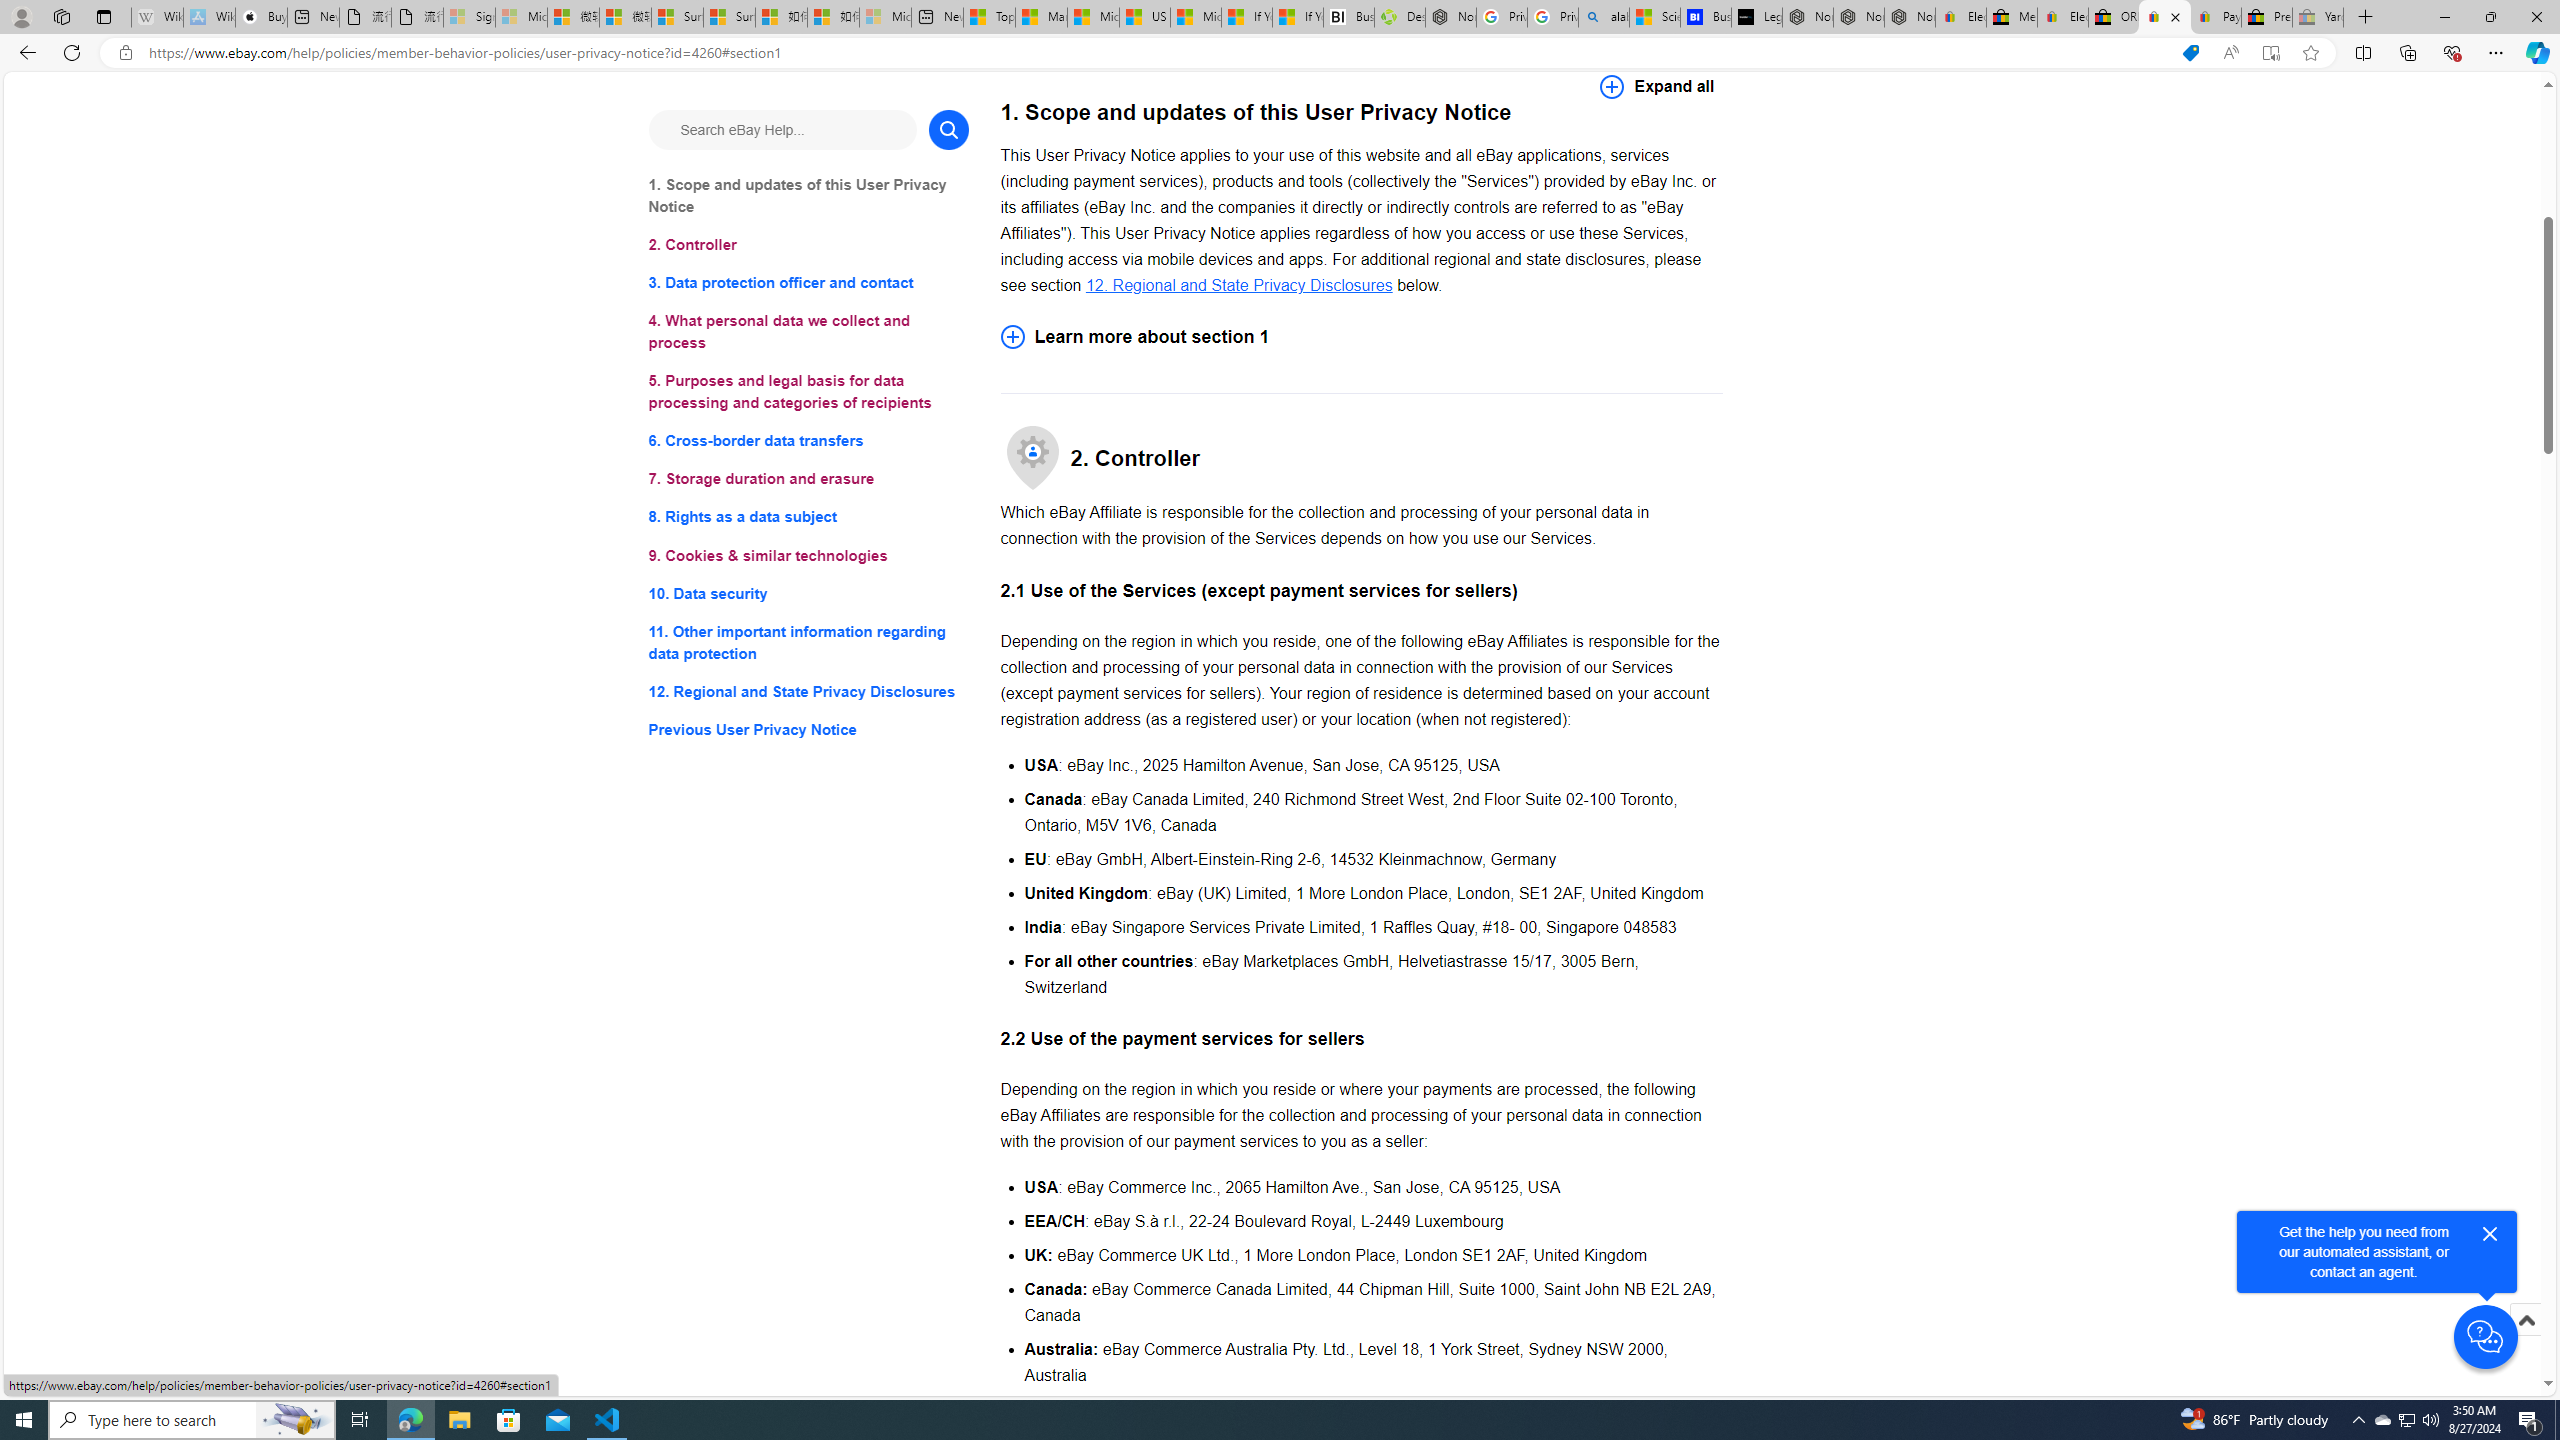  I want to click on 'Wikipedia - Sleeping', so click(156, 16).